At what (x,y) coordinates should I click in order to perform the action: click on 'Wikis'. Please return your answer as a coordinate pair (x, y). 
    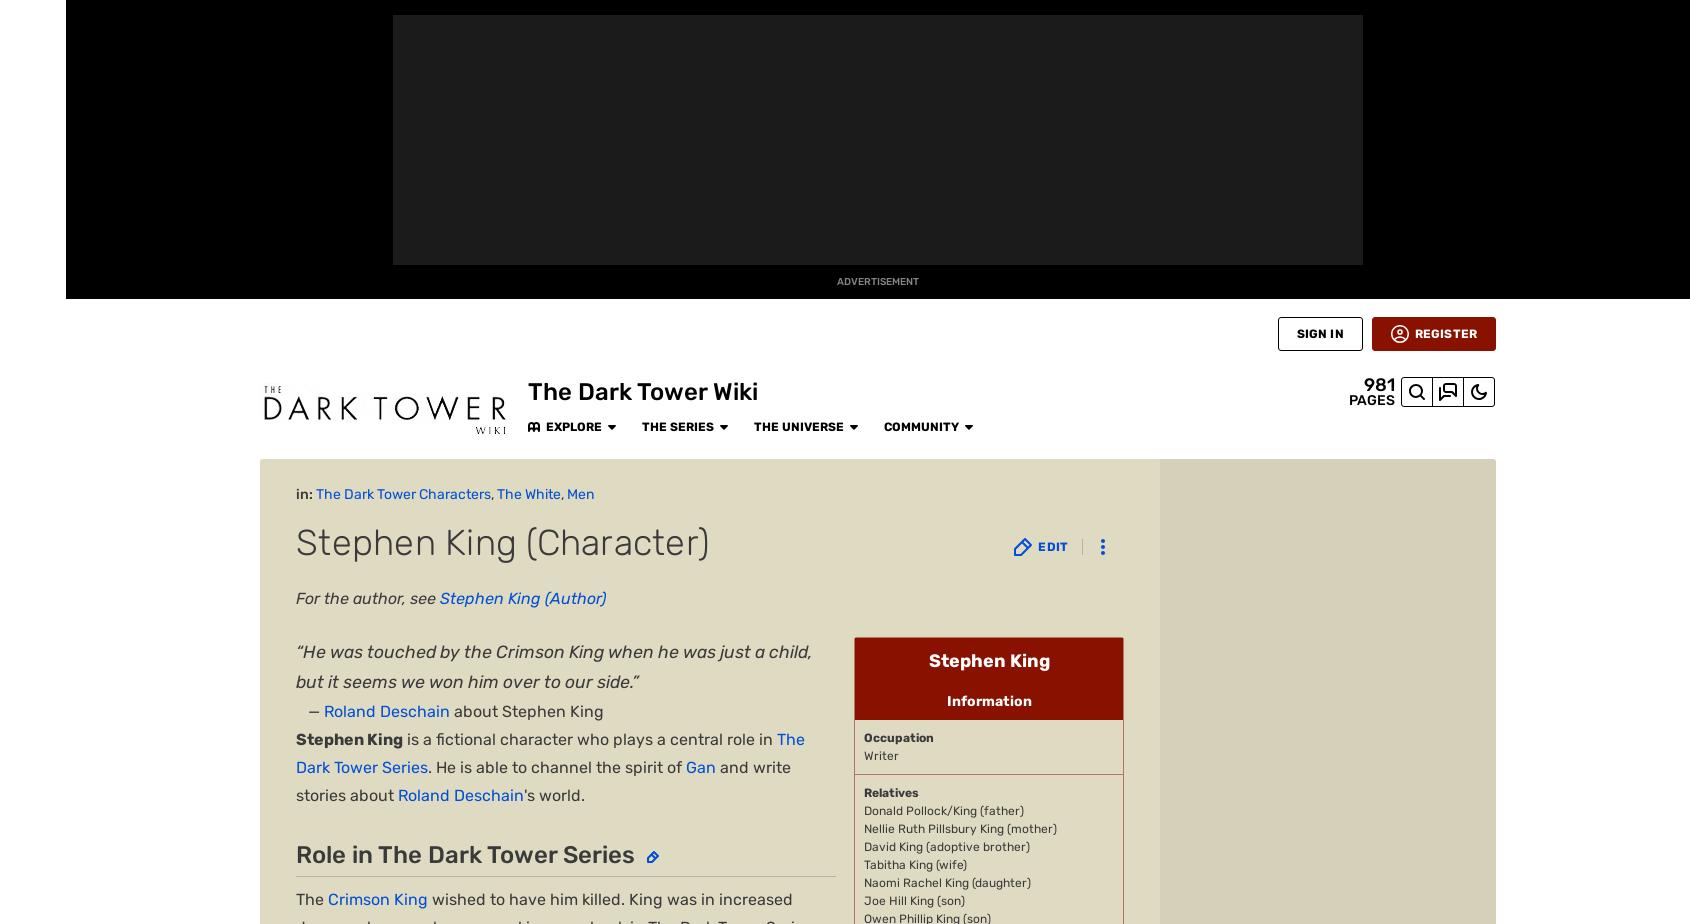
    Looking at the image, I should click on (31, 644).